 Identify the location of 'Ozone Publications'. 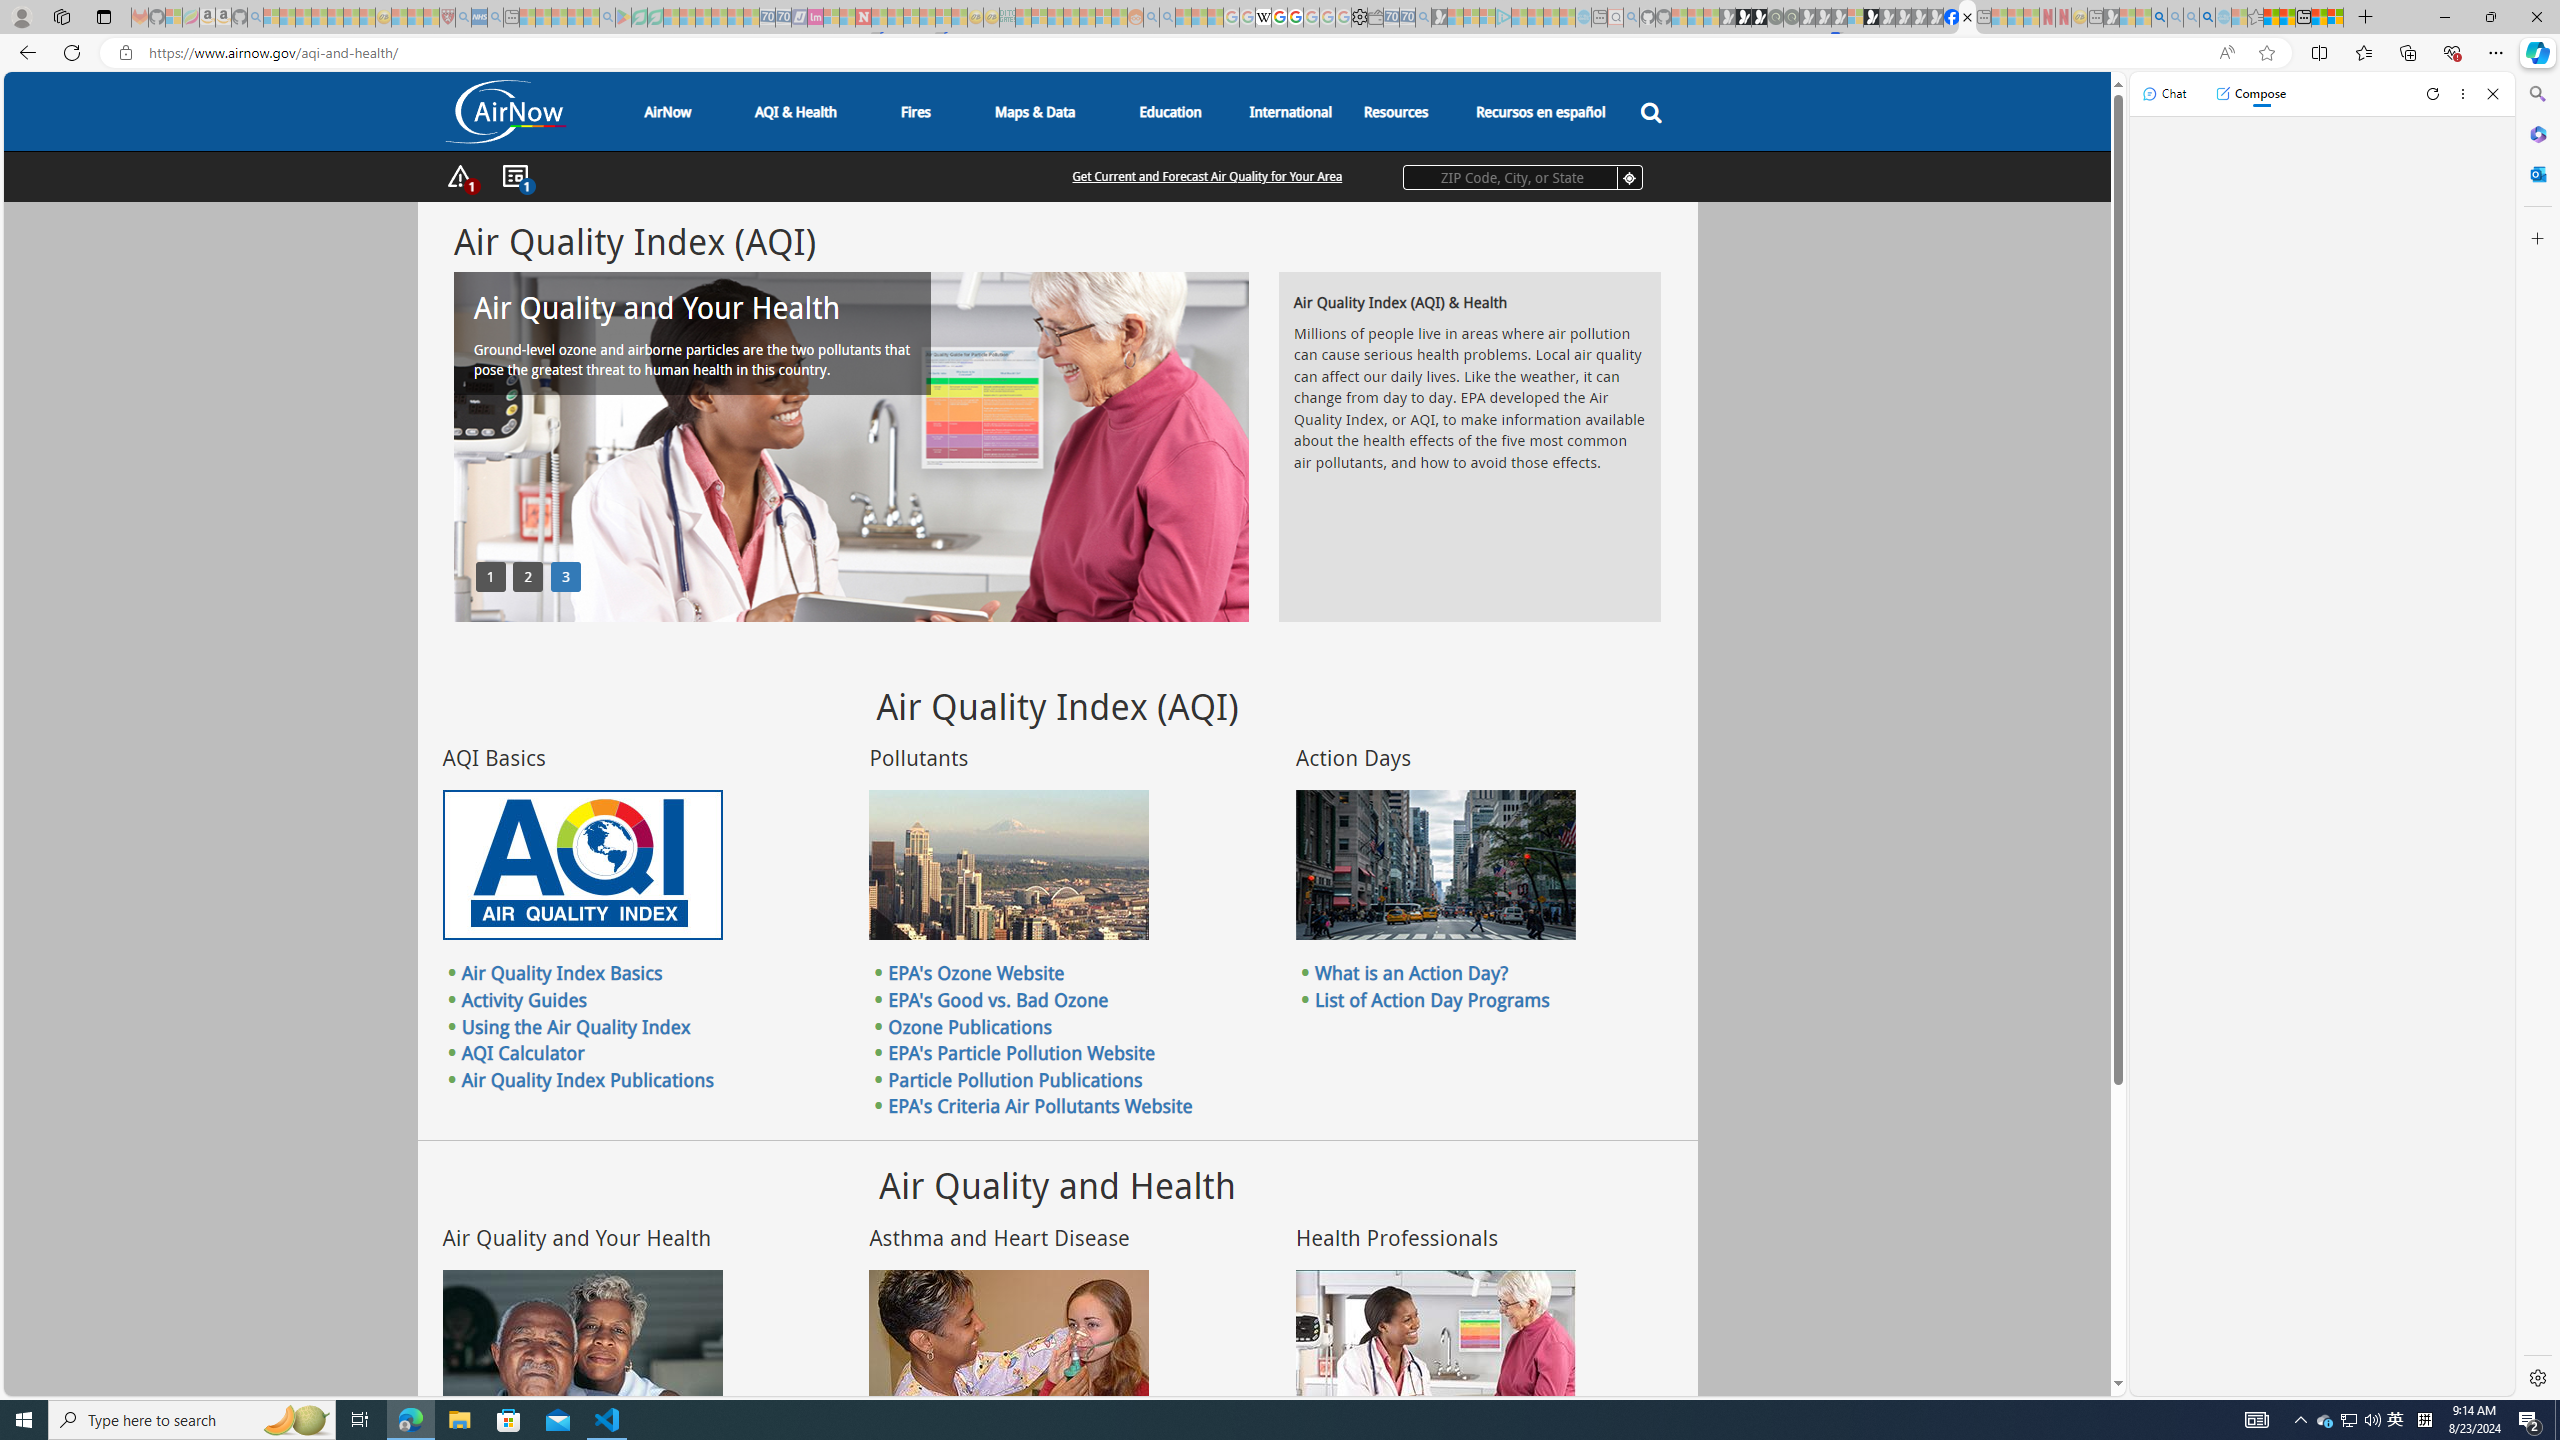
(970, 1026).